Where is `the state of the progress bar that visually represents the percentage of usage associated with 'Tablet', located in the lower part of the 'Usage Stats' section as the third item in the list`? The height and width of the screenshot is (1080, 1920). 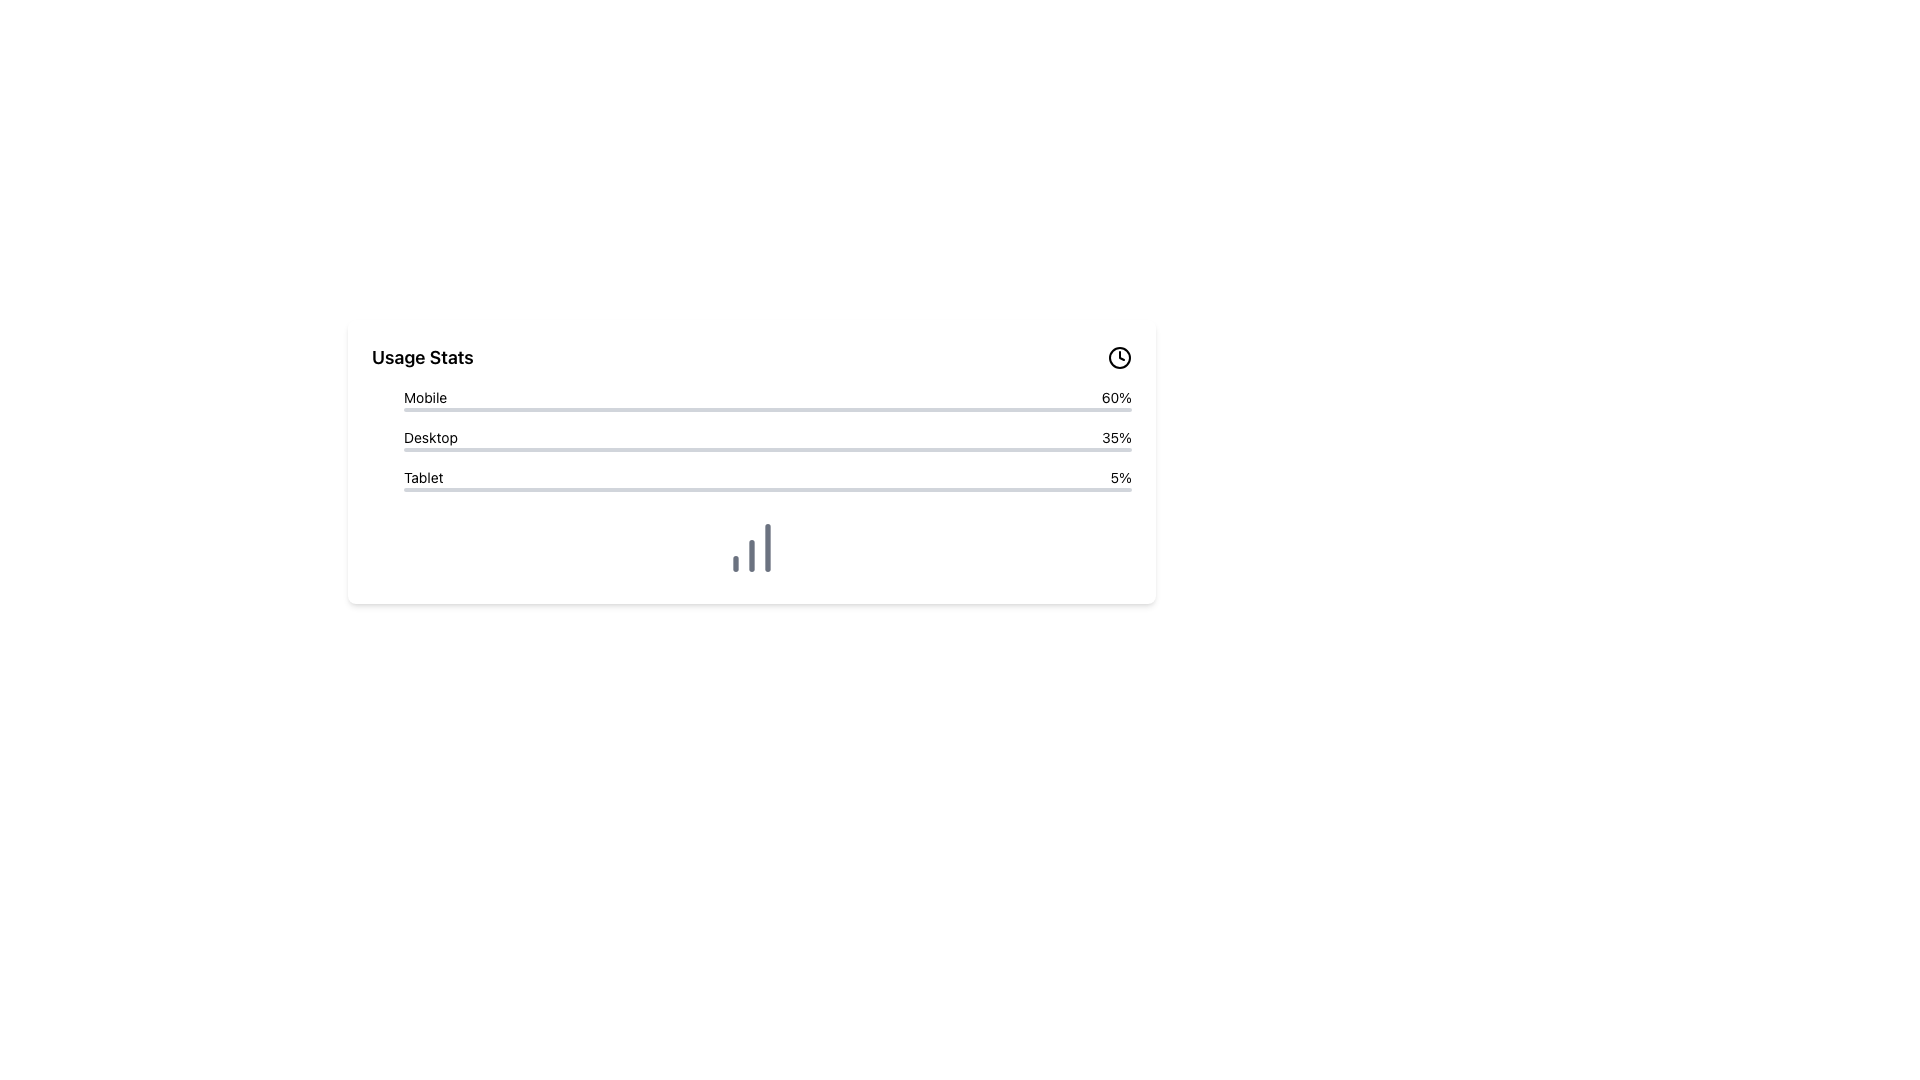
the state of the progress bar that visually represents the percentage of usage associated with 'Tablet', located in the lower part of the 'Usage Stats' section as the third item in the list is located at coordinates (767, 479).